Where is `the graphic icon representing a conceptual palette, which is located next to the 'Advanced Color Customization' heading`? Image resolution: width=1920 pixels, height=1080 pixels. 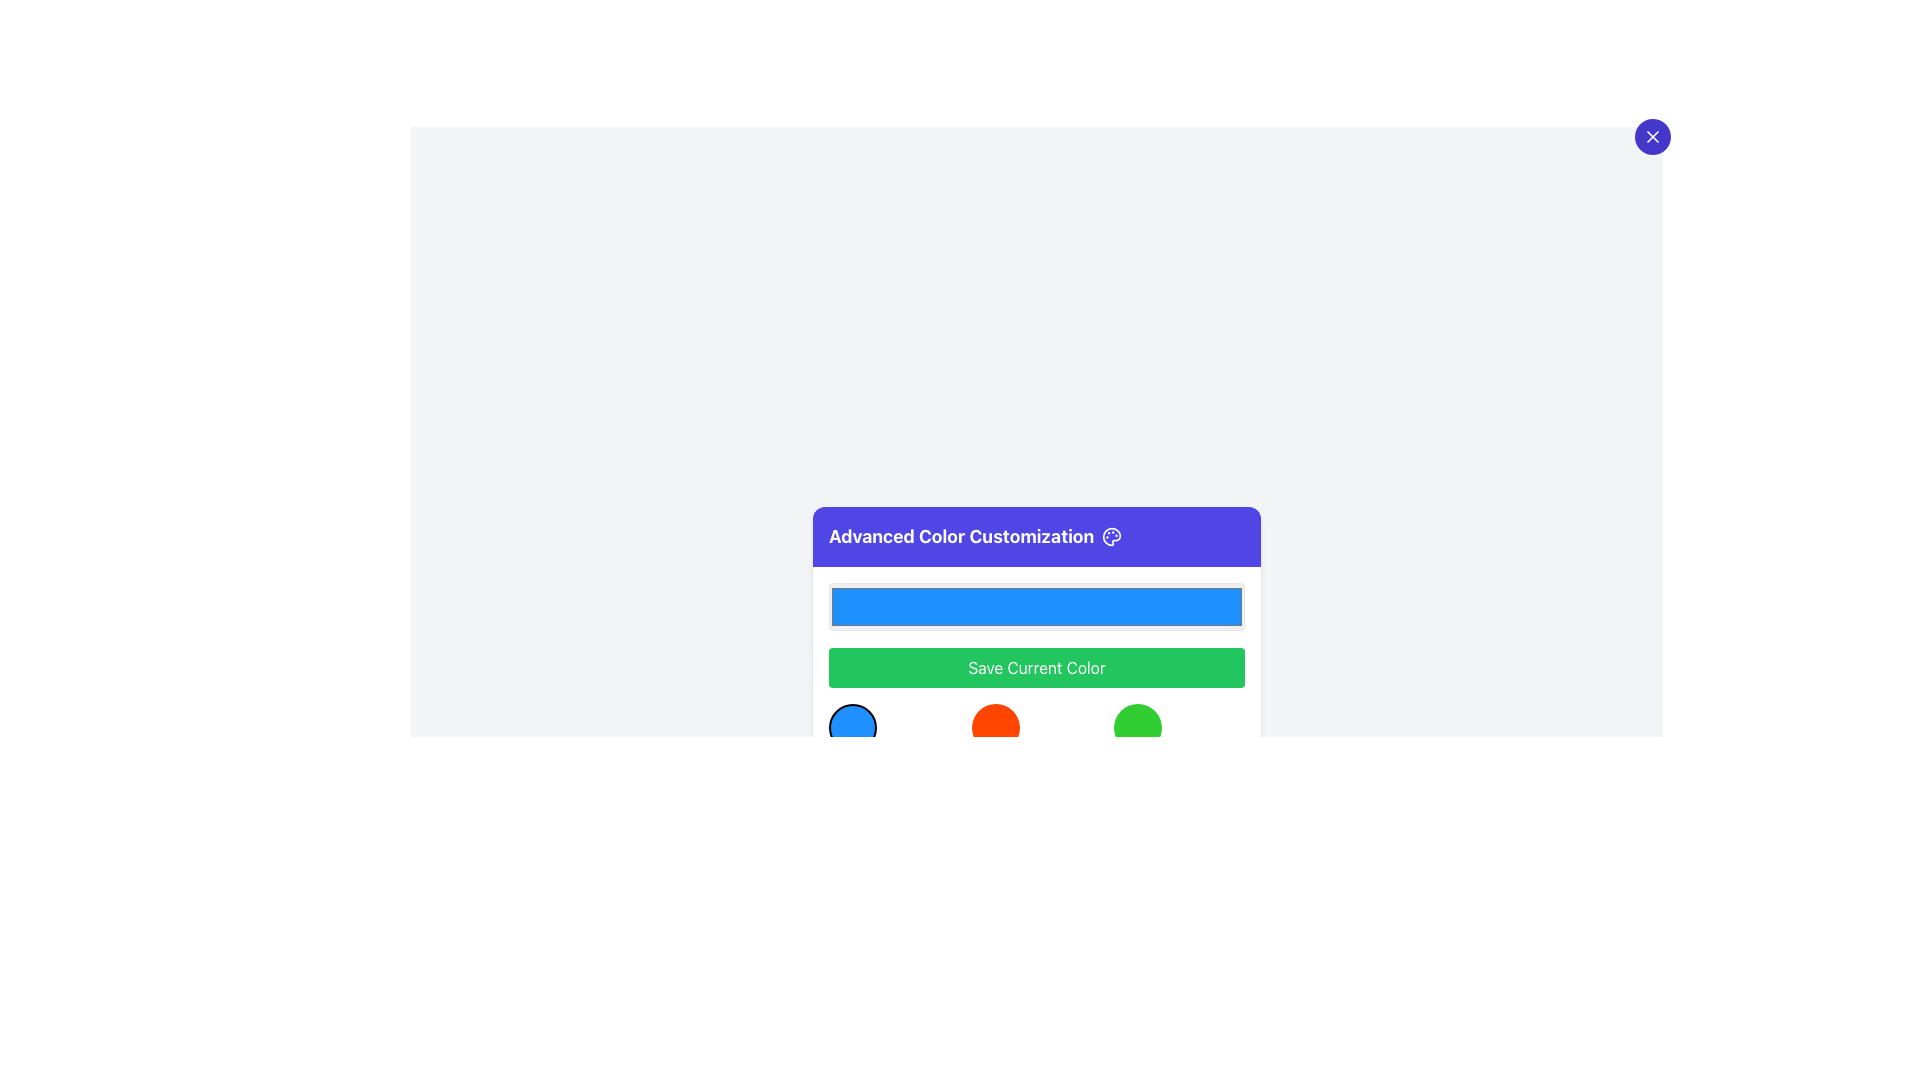 the graphic icon representing a conceptual palette, which is located next to the 'Advanced Color Customization' heading is located at coordinates (1111, 535).